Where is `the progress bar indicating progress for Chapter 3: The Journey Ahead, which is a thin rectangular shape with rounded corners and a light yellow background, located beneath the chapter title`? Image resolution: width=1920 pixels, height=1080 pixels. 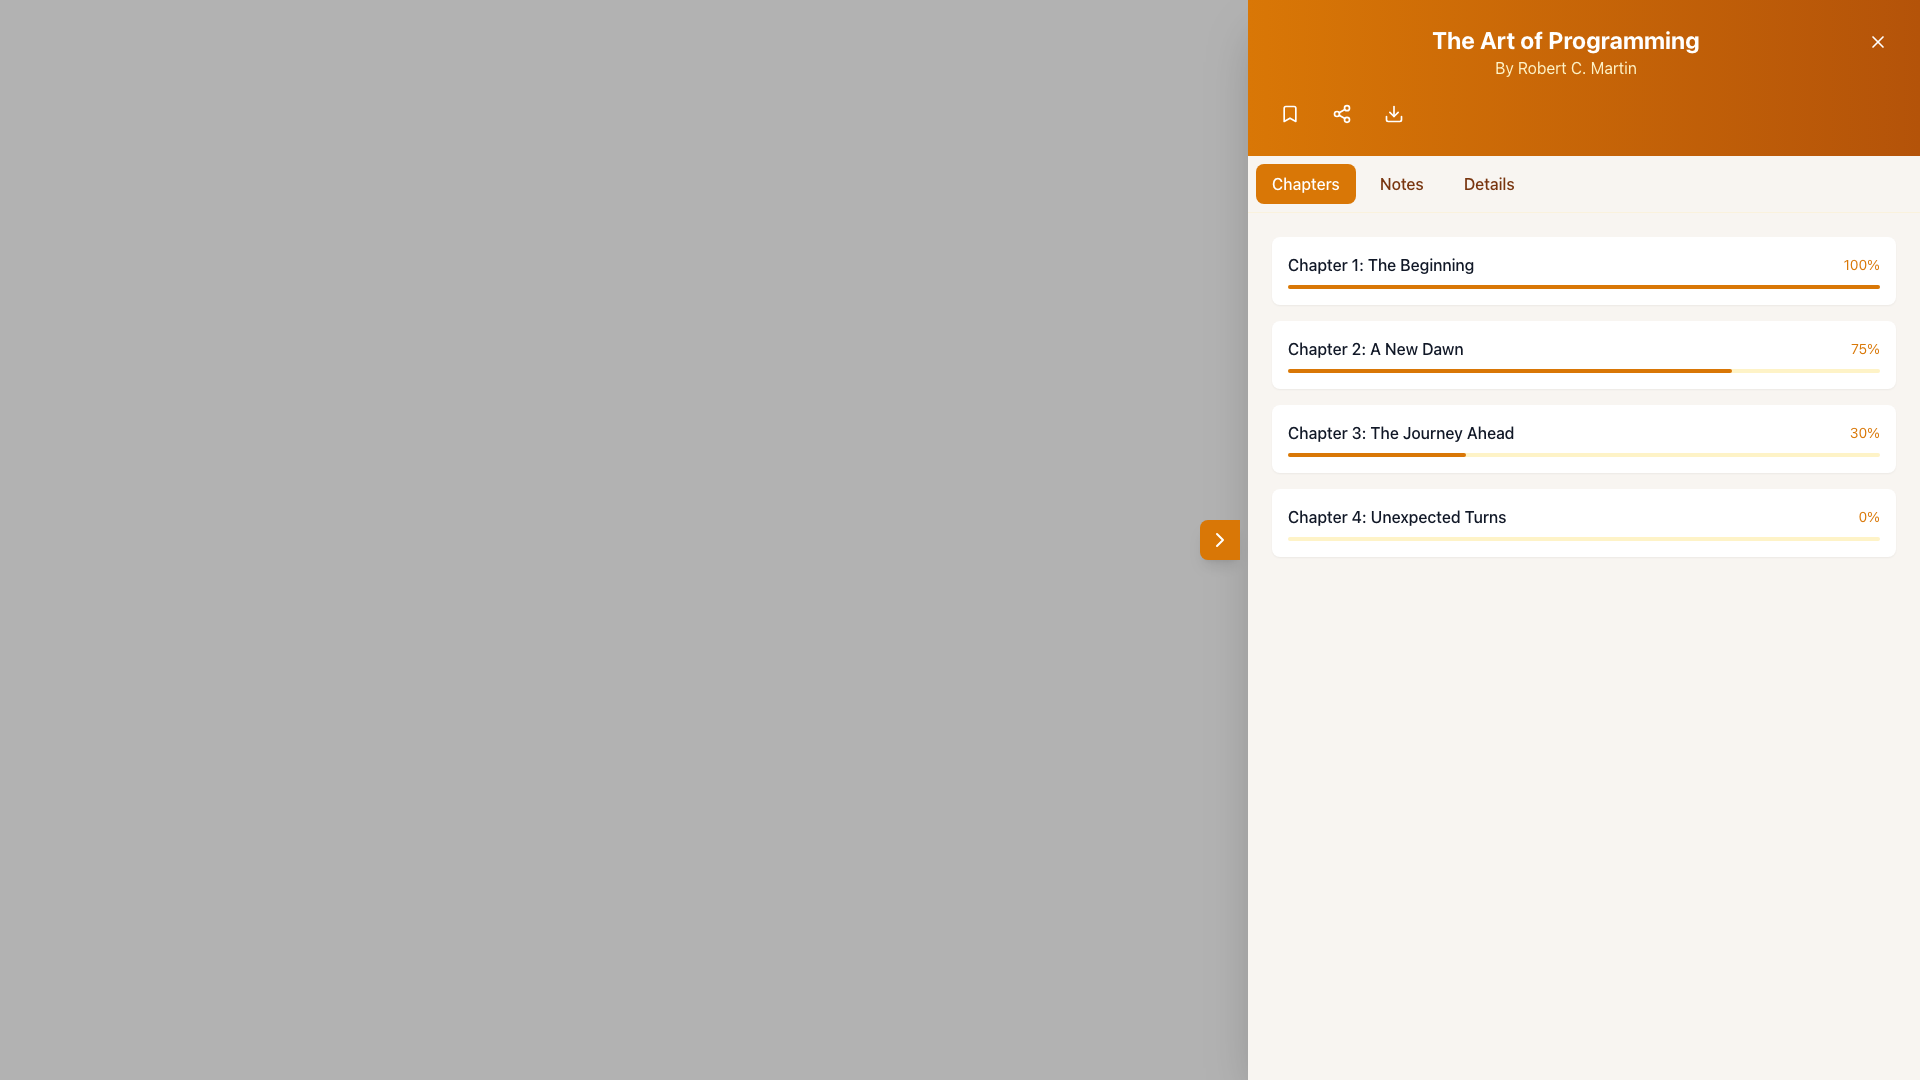
the progress bar indicating progress for Chapter 3: The Journey Ahead, which is a thin rectangular shape with rounded corners and a light yellow background, located beneath the chapter title is located at coordinates (1583, 455).